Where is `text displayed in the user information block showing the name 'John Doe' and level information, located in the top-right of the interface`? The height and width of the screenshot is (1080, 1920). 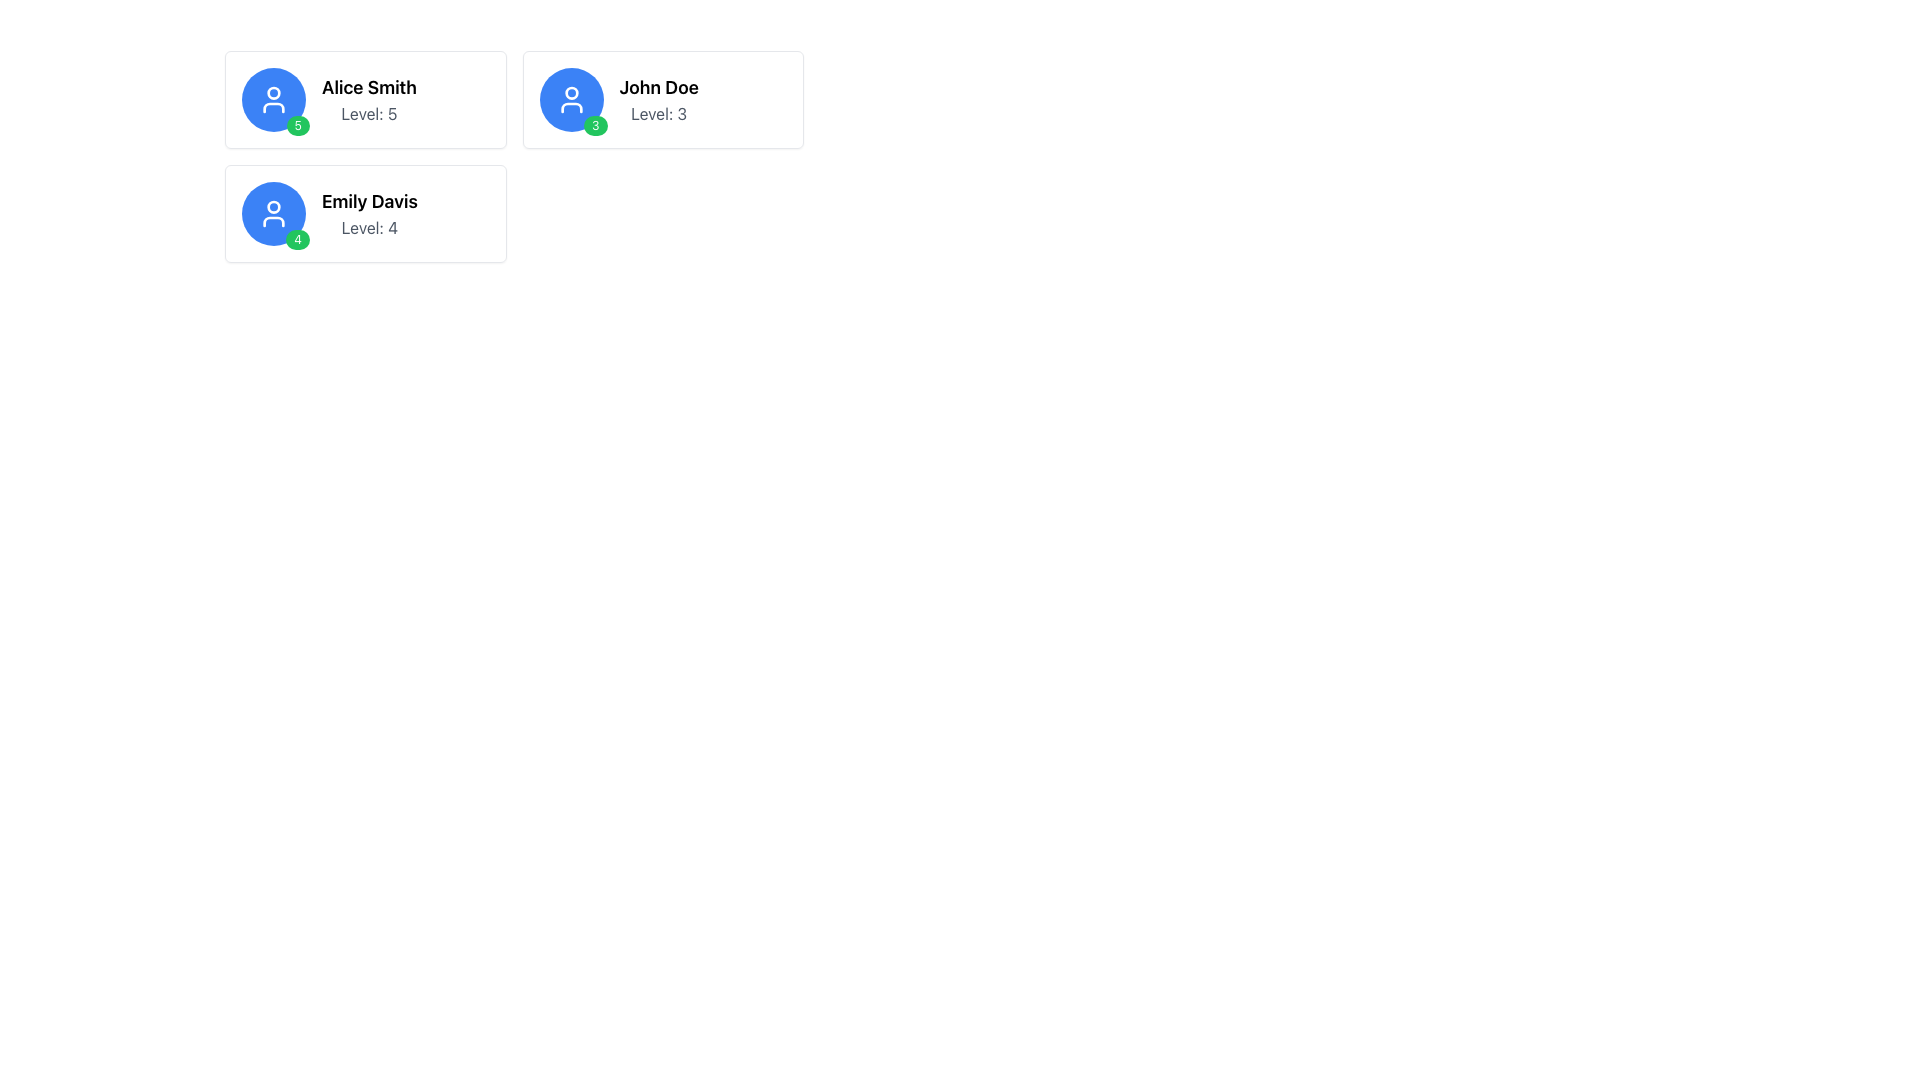
text displayed in the user information block showing the name 'John Doe' and level information, located in the top-right of the interface is located at coordinates (659, 100).